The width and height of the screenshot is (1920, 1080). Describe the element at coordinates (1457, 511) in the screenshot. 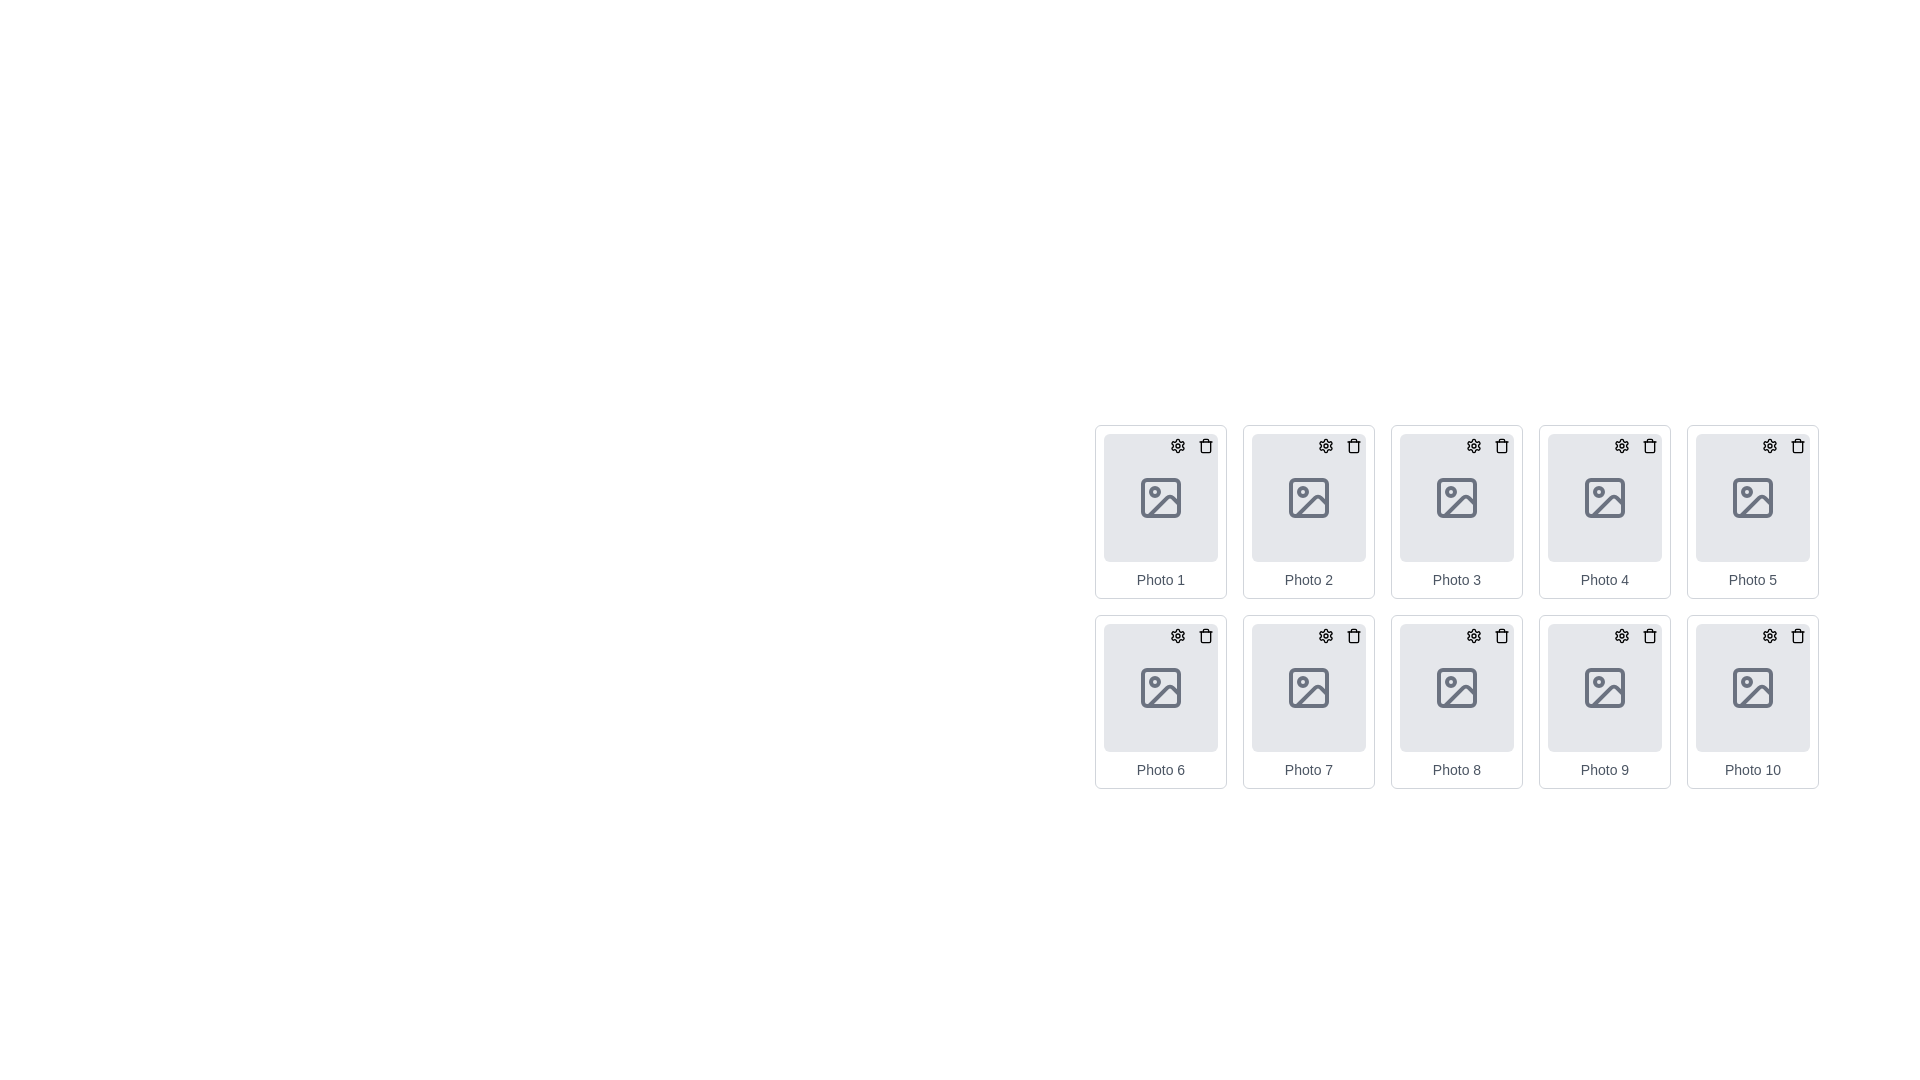

I see `the trash icon on the card representing the photo item, which is the third item in the first row of the grid layout` at that location.